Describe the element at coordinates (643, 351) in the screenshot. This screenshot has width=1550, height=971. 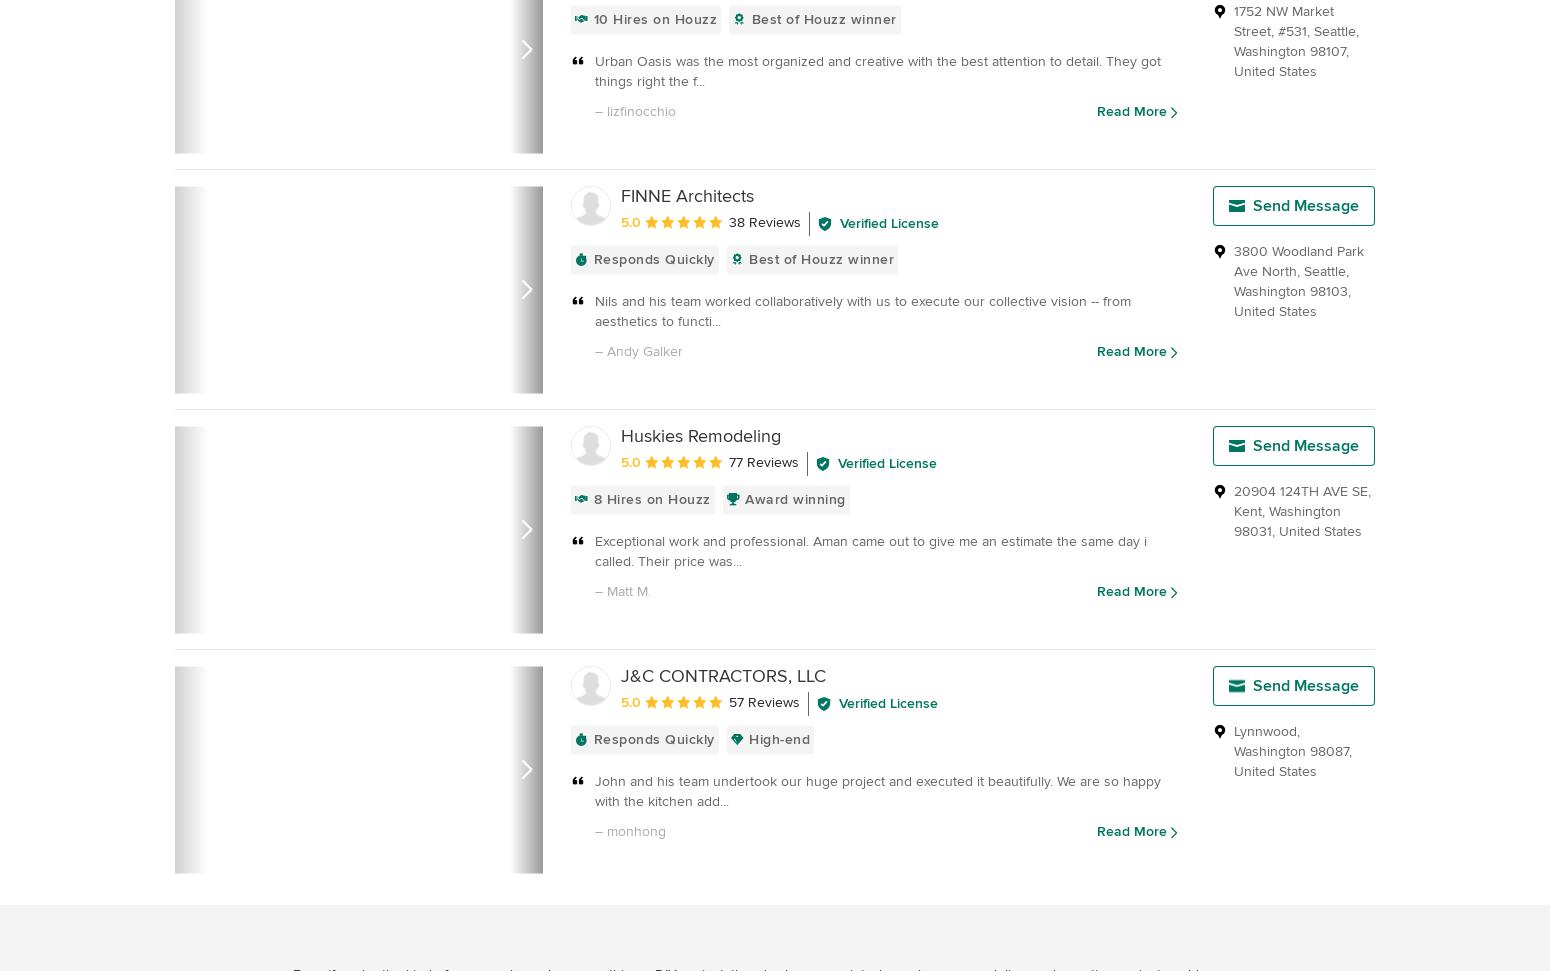
I see `'Andy Galker'` at that location.